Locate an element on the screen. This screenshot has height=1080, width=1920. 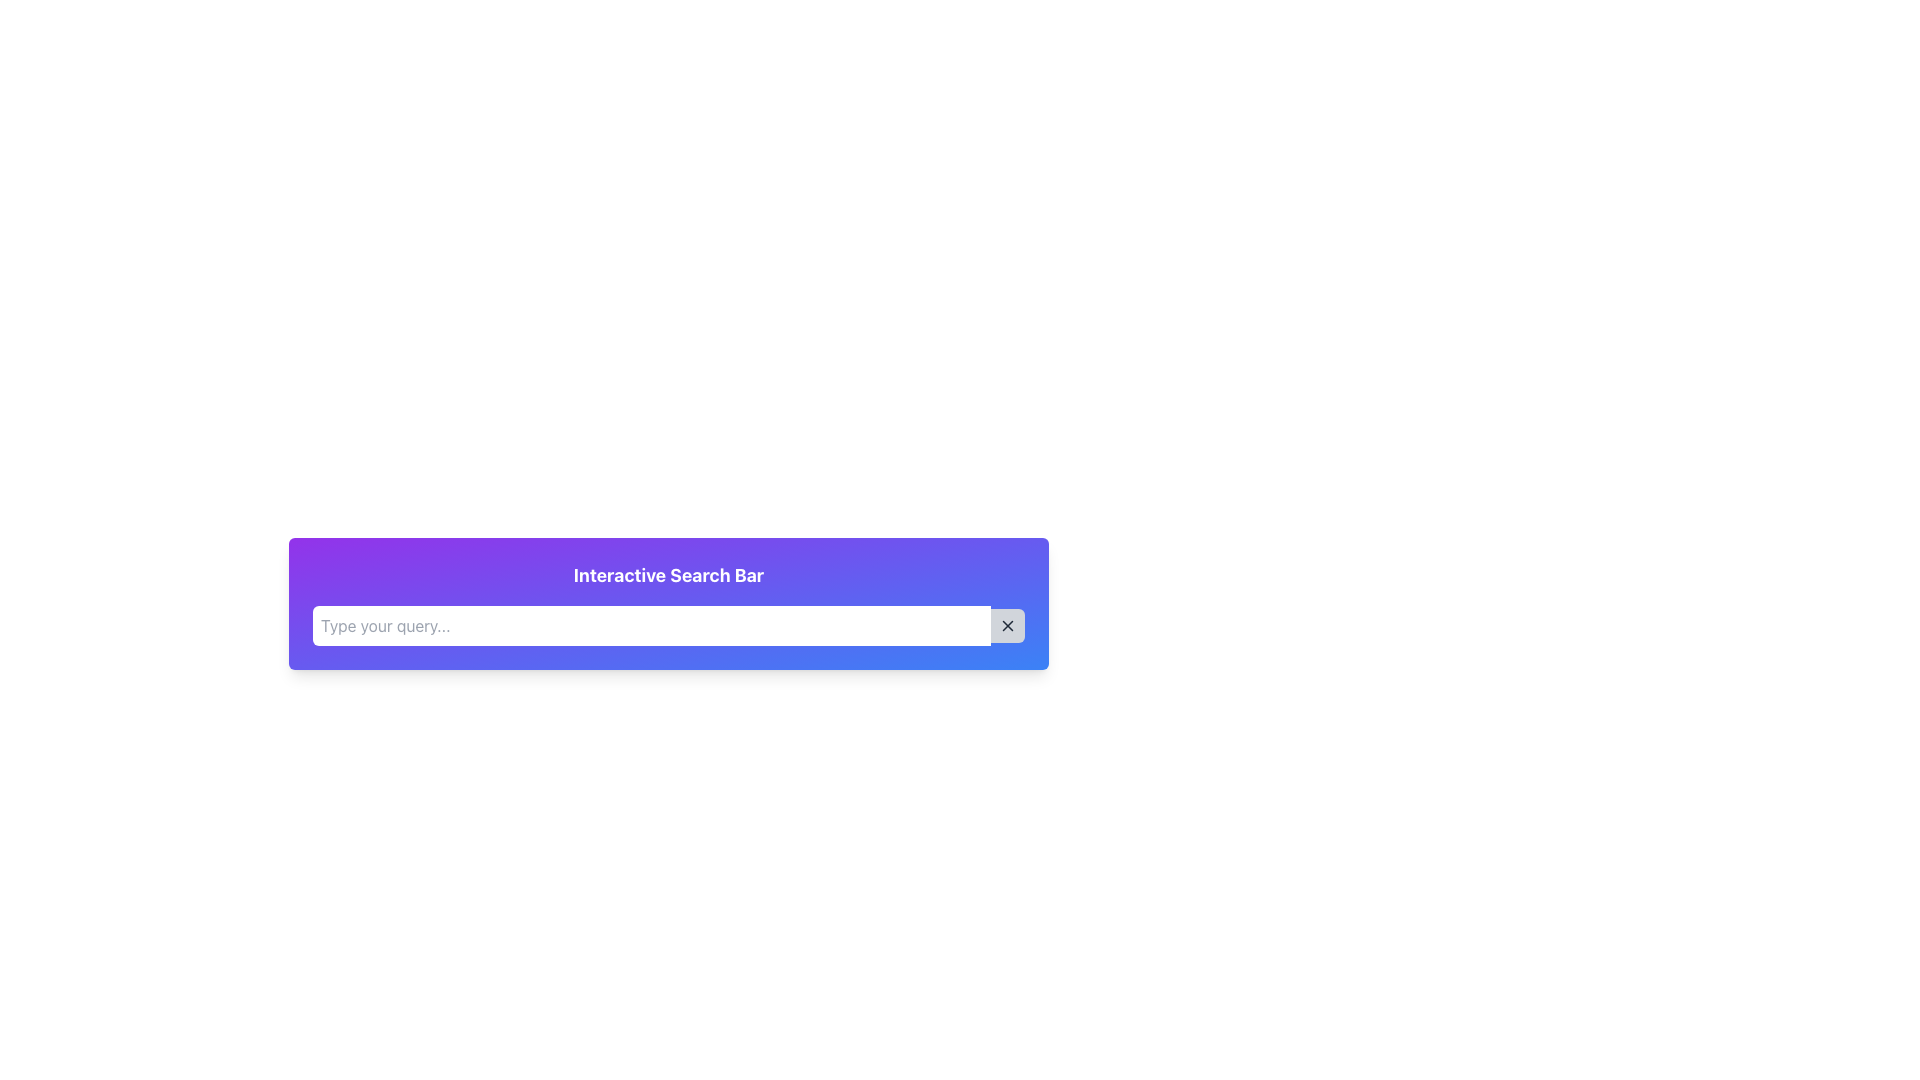
the close icon located at the top-right part of the search bar to clear the input field is located at coordinates (1008, 624).